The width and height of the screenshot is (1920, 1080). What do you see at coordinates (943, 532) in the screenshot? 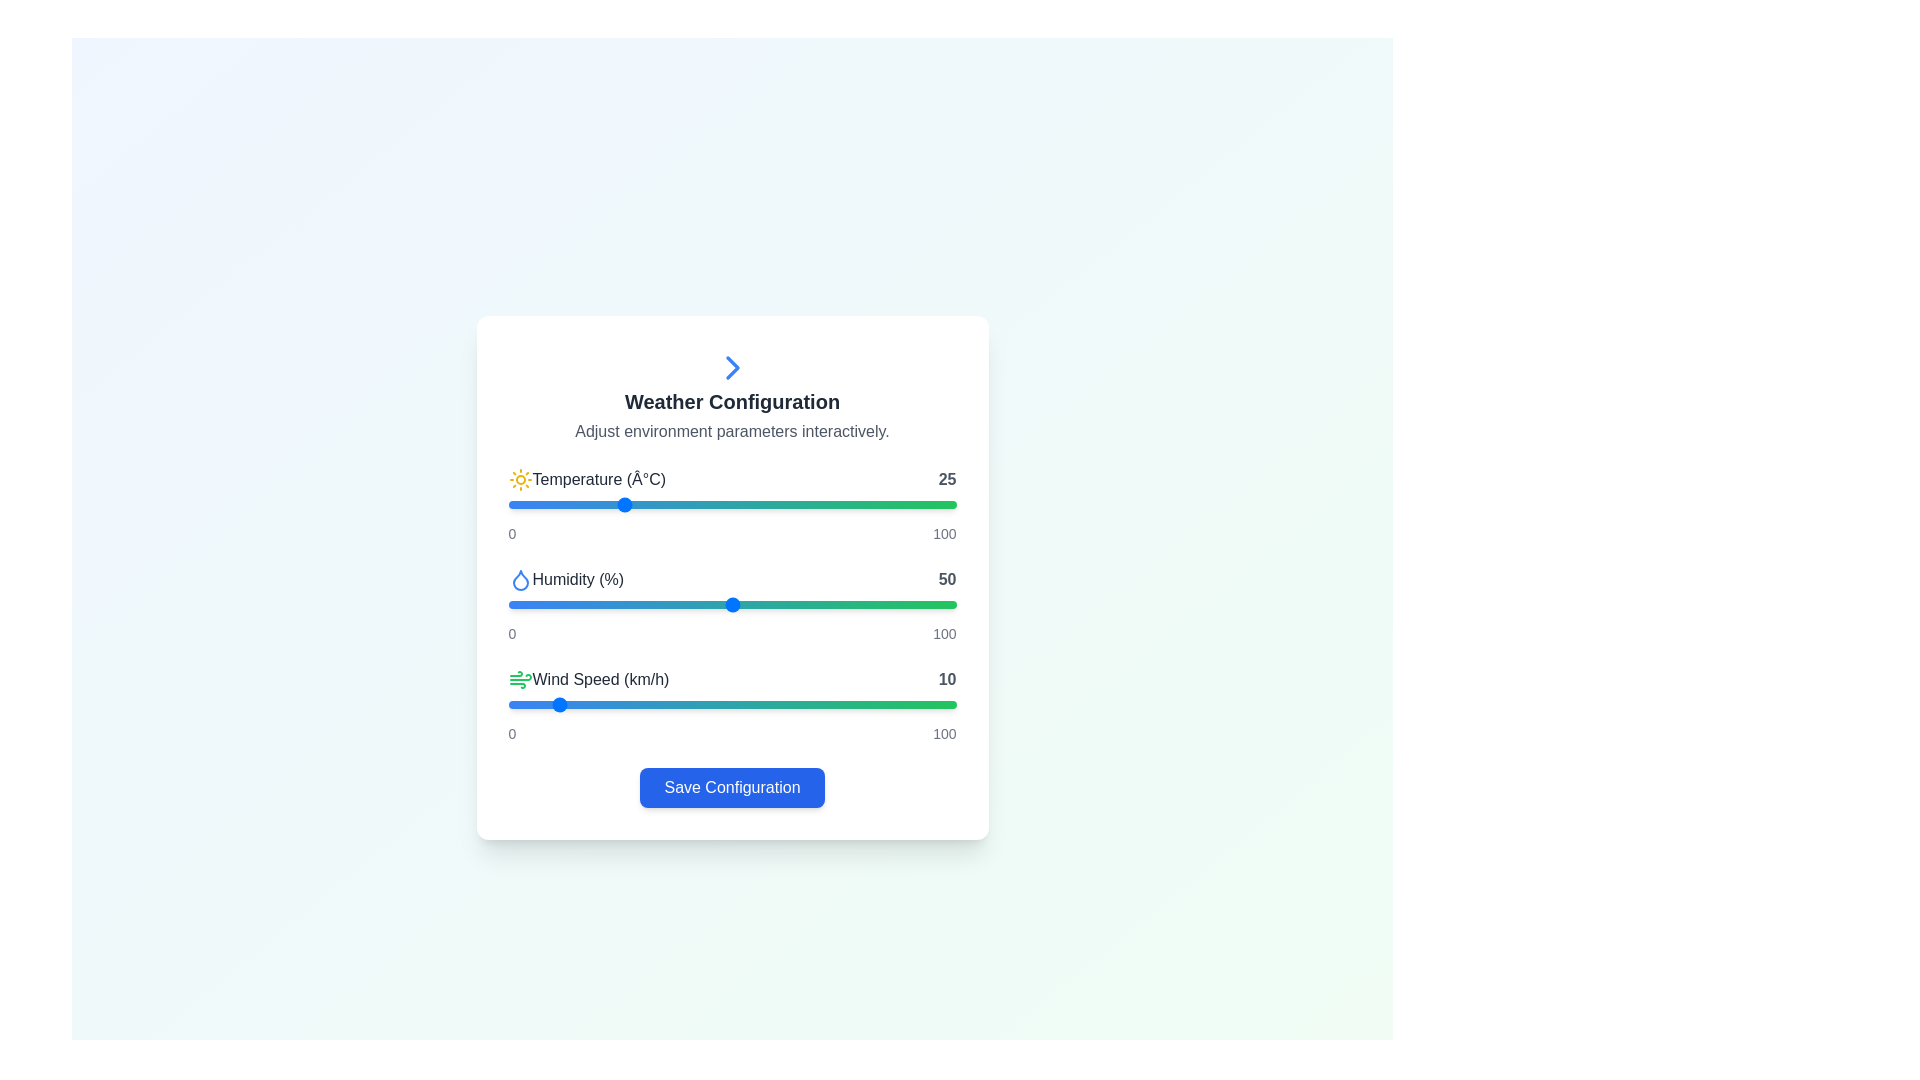
I see `the numeric indicator displaying '100' which is aligned to the far right of the 'Humidity (%)' slider bar, positioned at the top of the slider interface` at bounding box center [943, 532].